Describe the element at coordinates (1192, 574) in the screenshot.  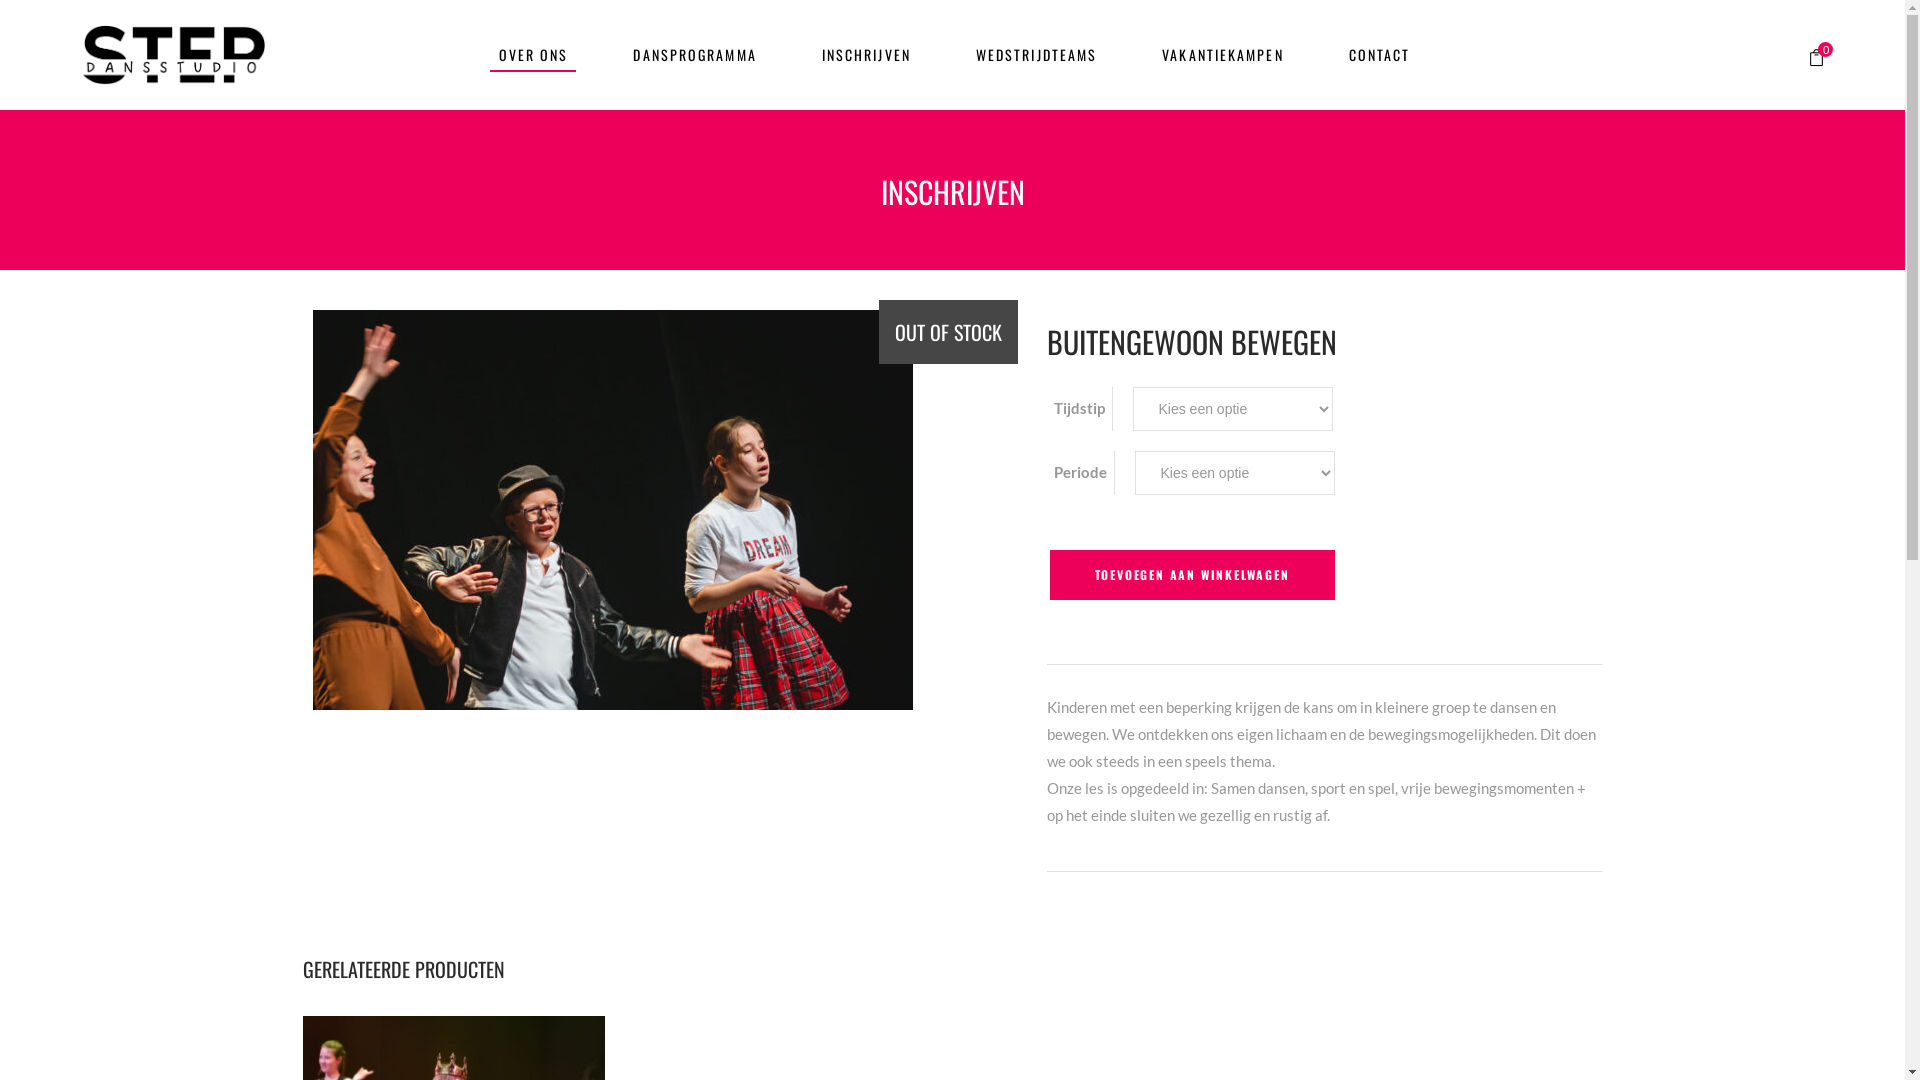
I see `'TOEVOEGEN AAN WINKELWAGEN'` at that location.